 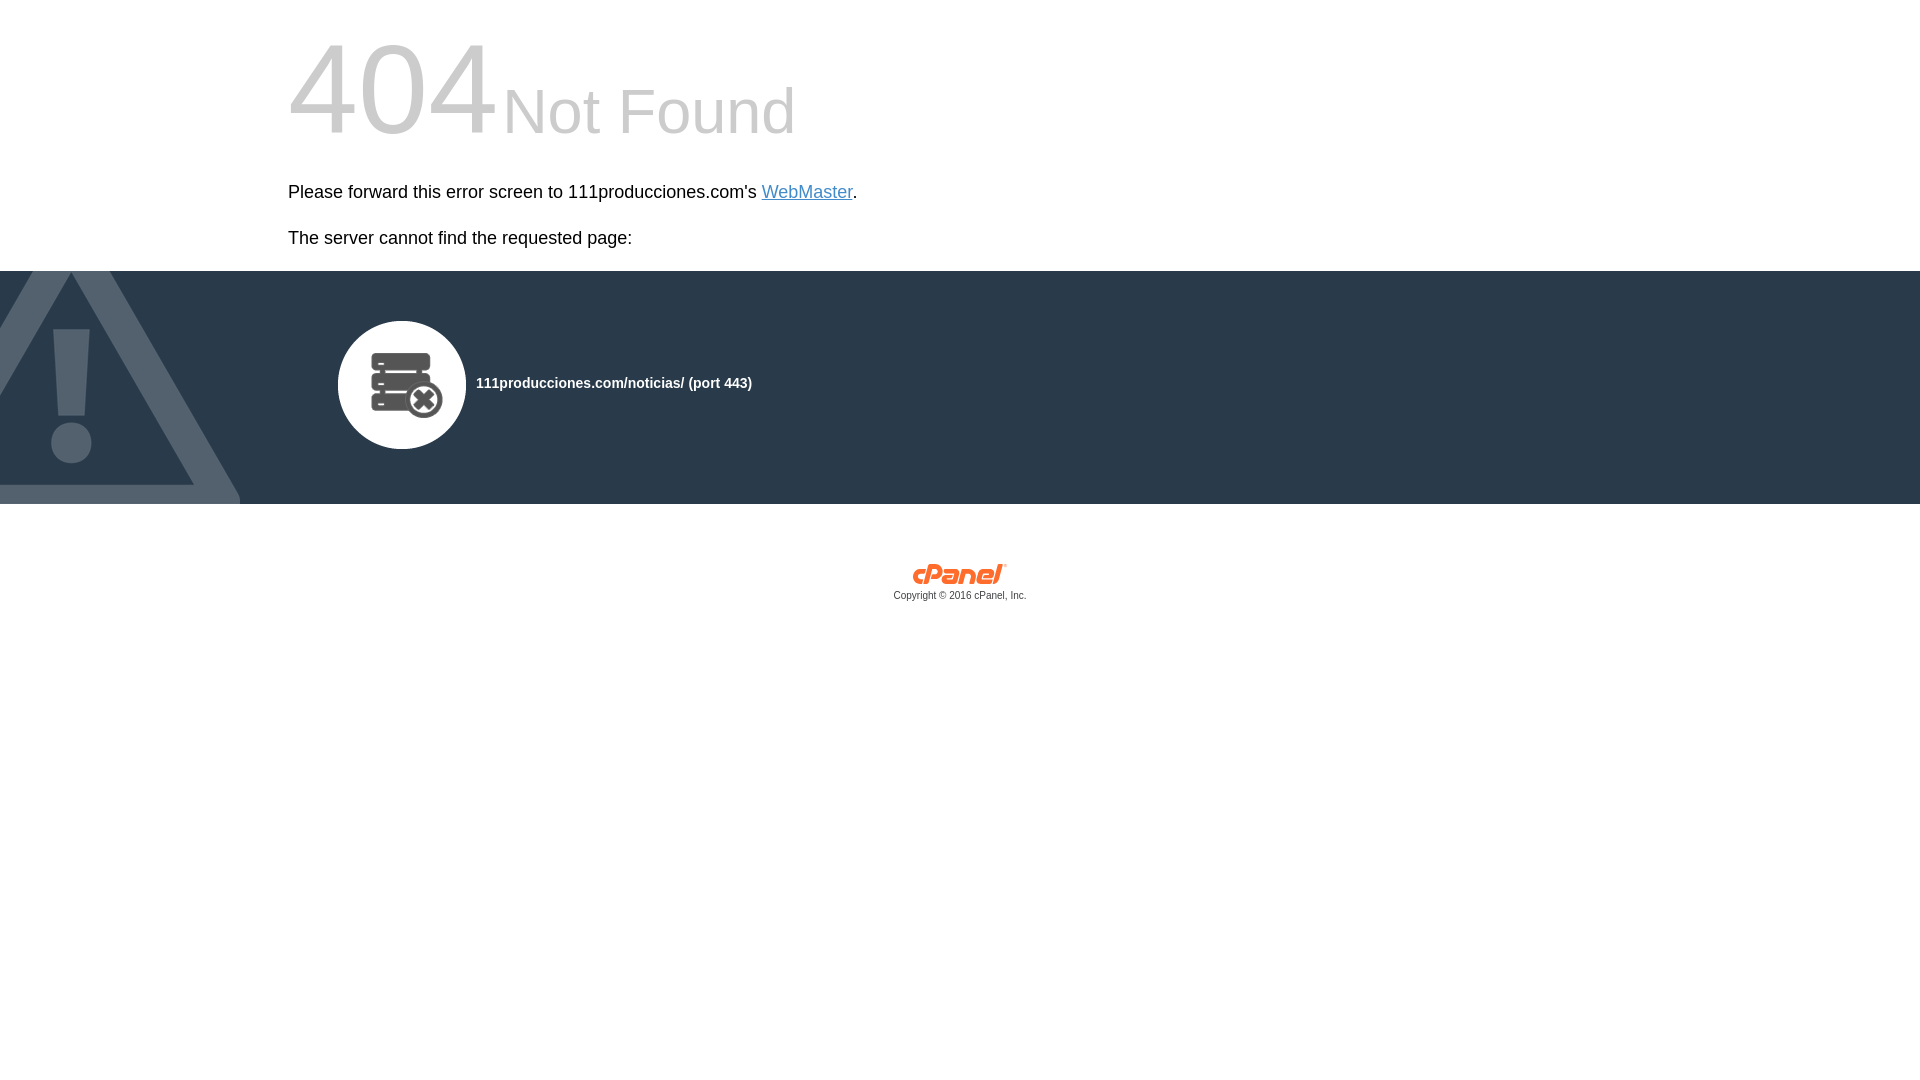 What do you see at coordinates (807, 192) in the screenshot?
I see `'WebMaster'` at bounding box center [807, 192].